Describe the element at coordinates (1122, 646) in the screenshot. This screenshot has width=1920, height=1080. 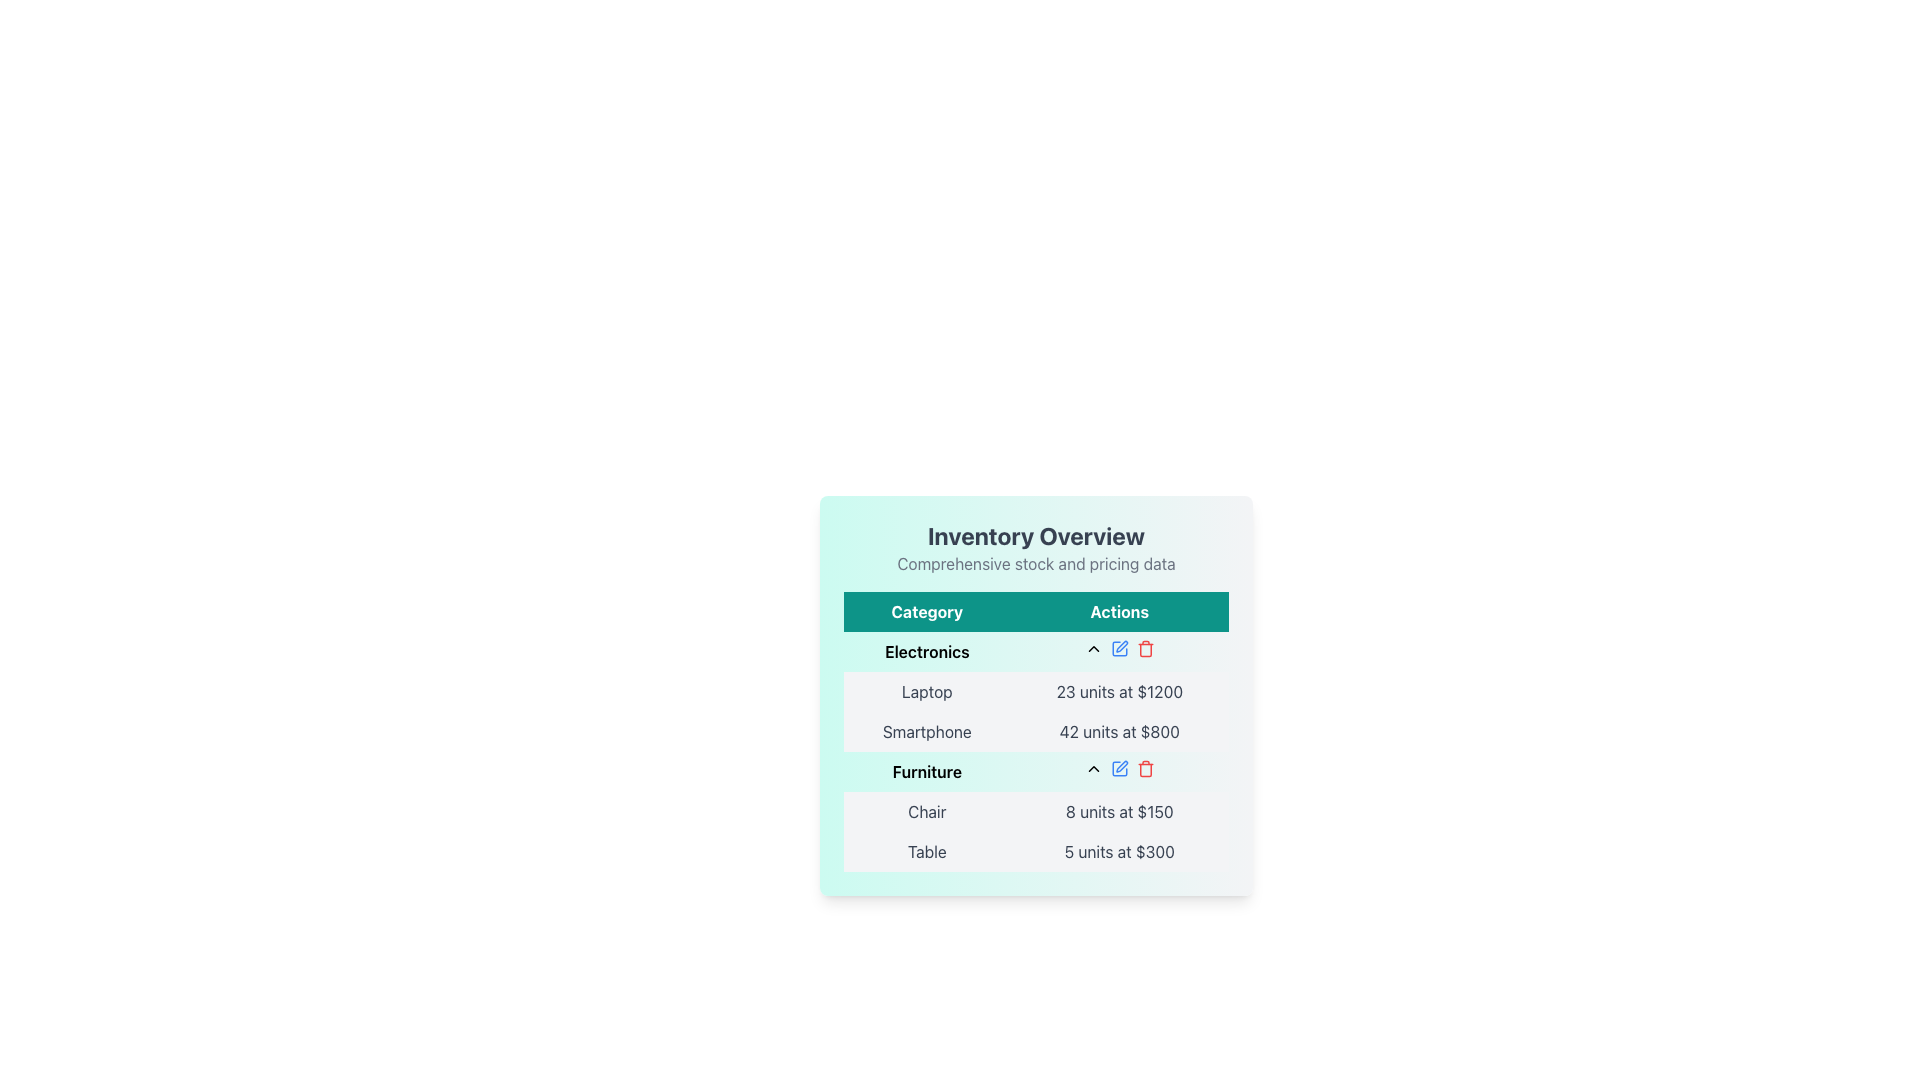
I see `the edit icon button in the 'Electronics' category of the 'Inventory Overview' card` at that location.